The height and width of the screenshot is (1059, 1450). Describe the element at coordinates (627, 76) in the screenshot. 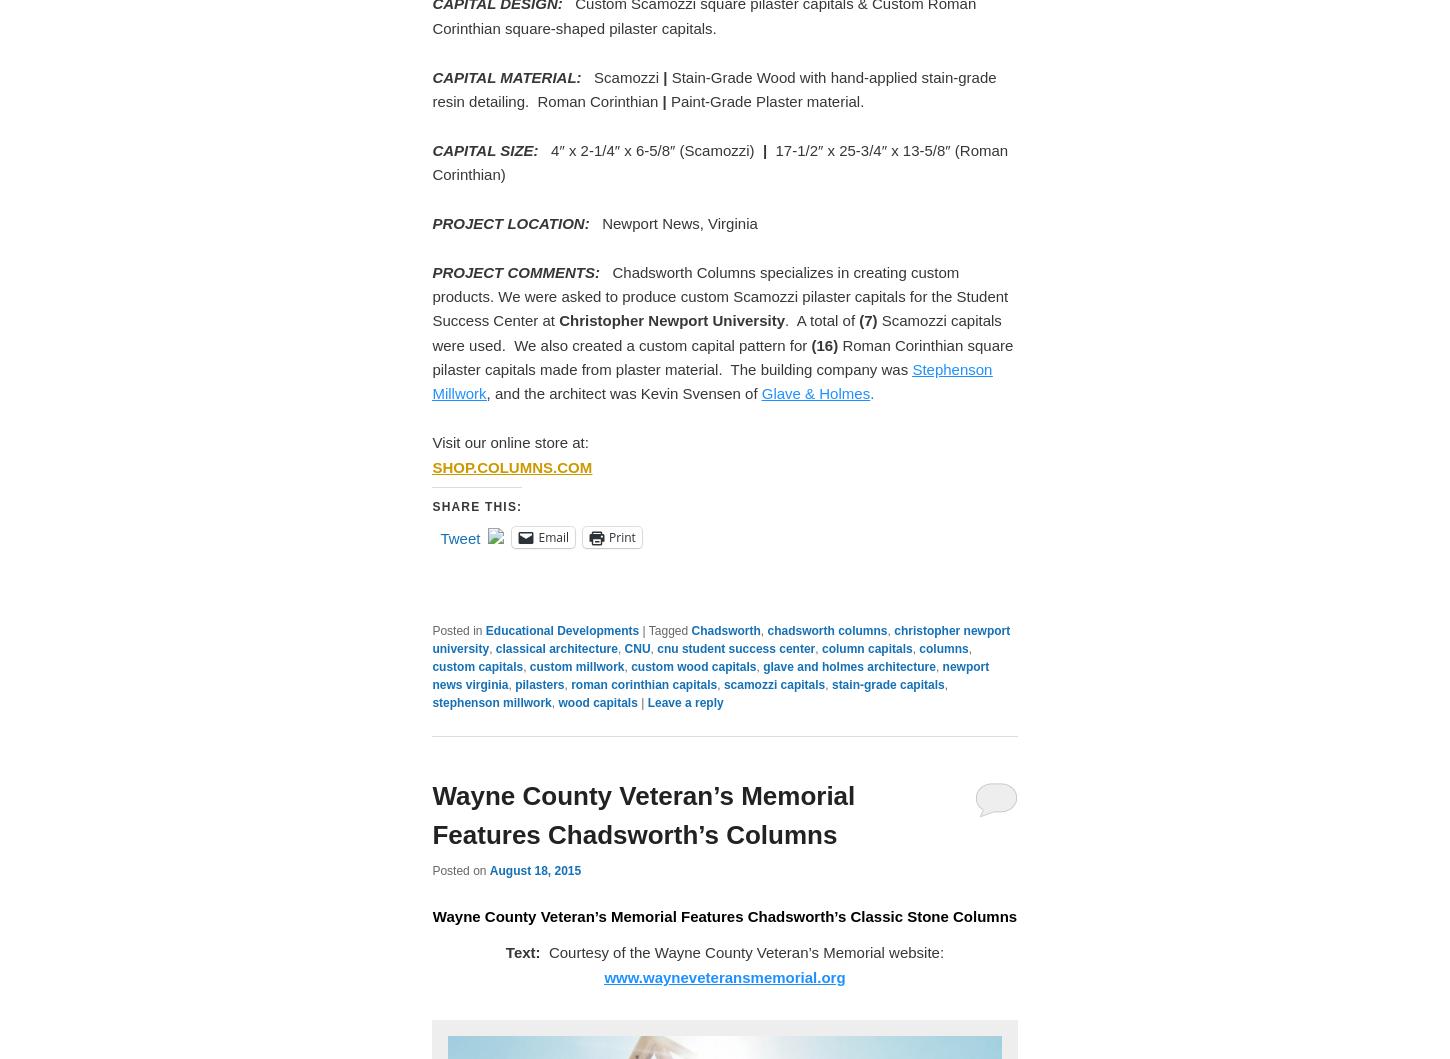

I see `'Scamozzi'` at that location.